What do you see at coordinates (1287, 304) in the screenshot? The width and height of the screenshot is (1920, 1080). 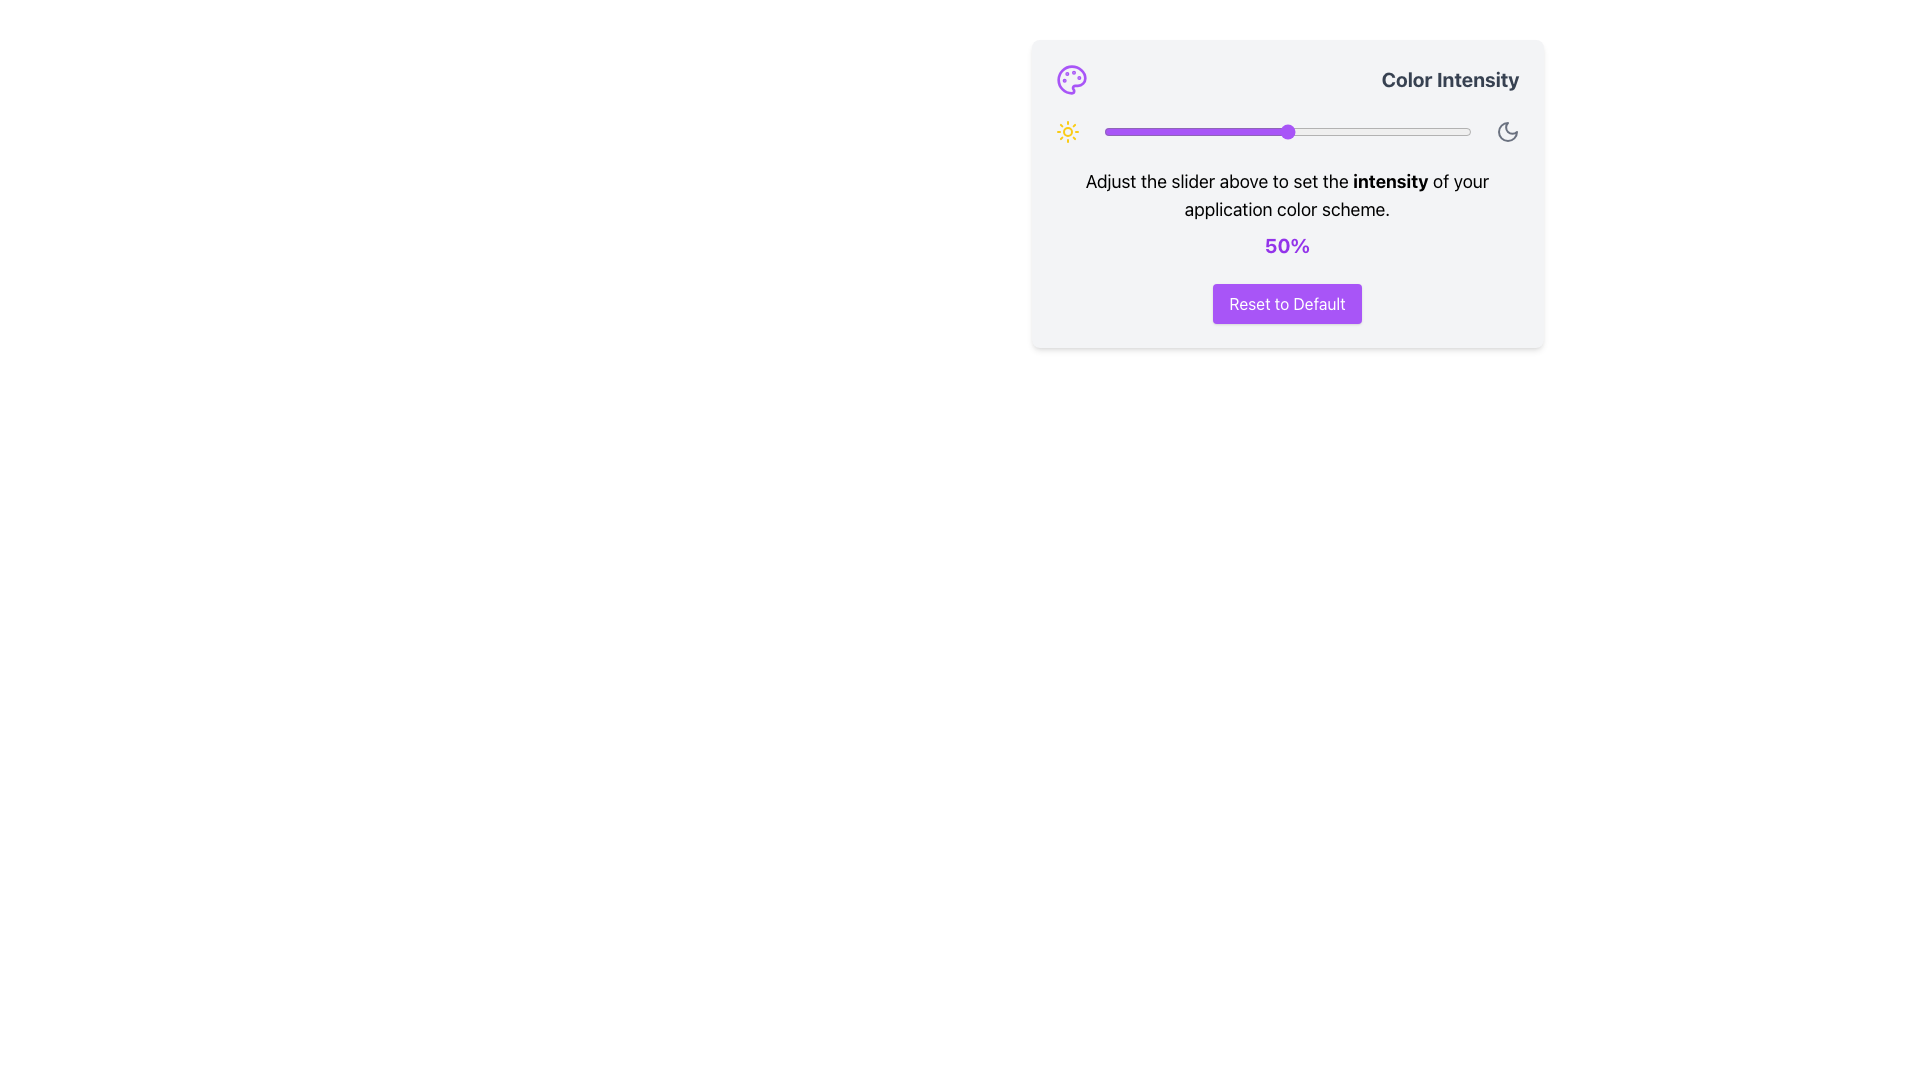 I see `the reset button located at the bottom-center of the 'Color Intensity' card to revert the settings to their default state` at bounding box center [1287, 304].